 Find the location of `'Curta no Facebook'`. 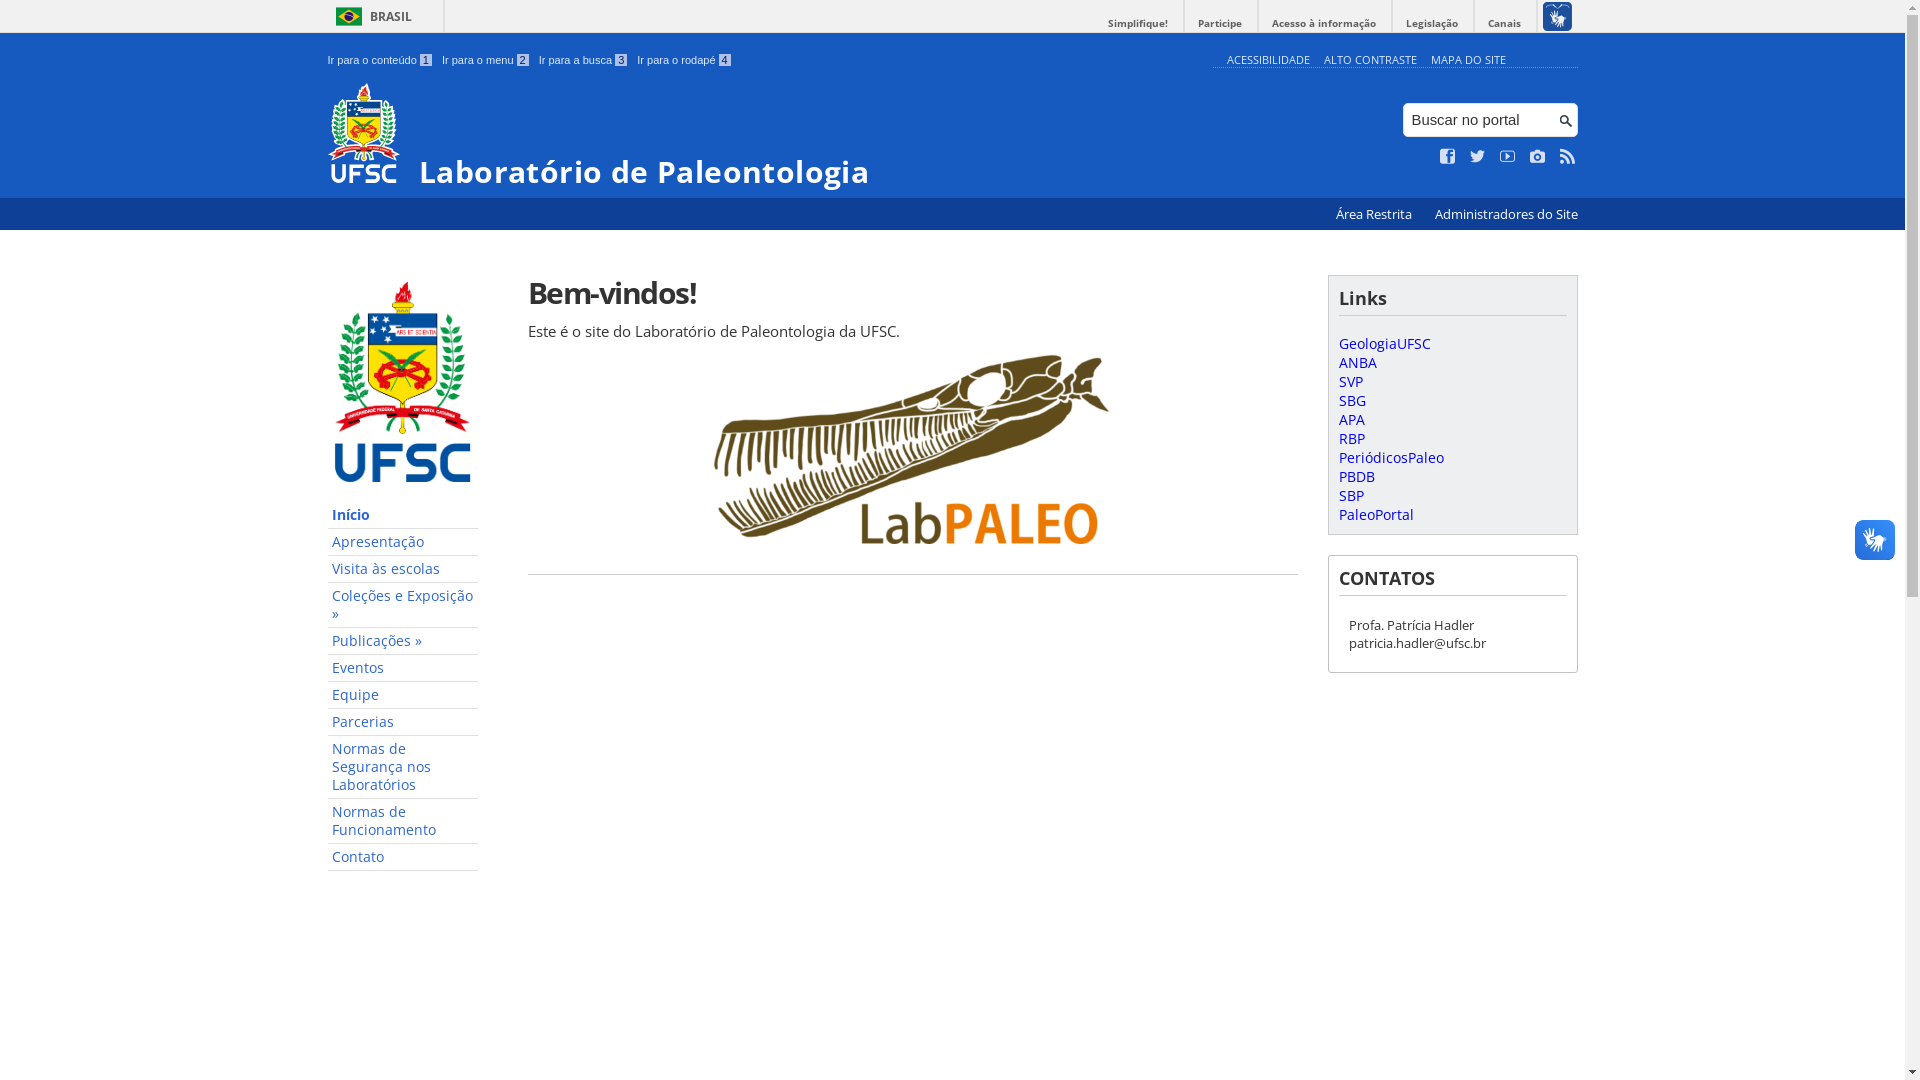

'Curta no Facebook' is located at coordinates (1448, 156).